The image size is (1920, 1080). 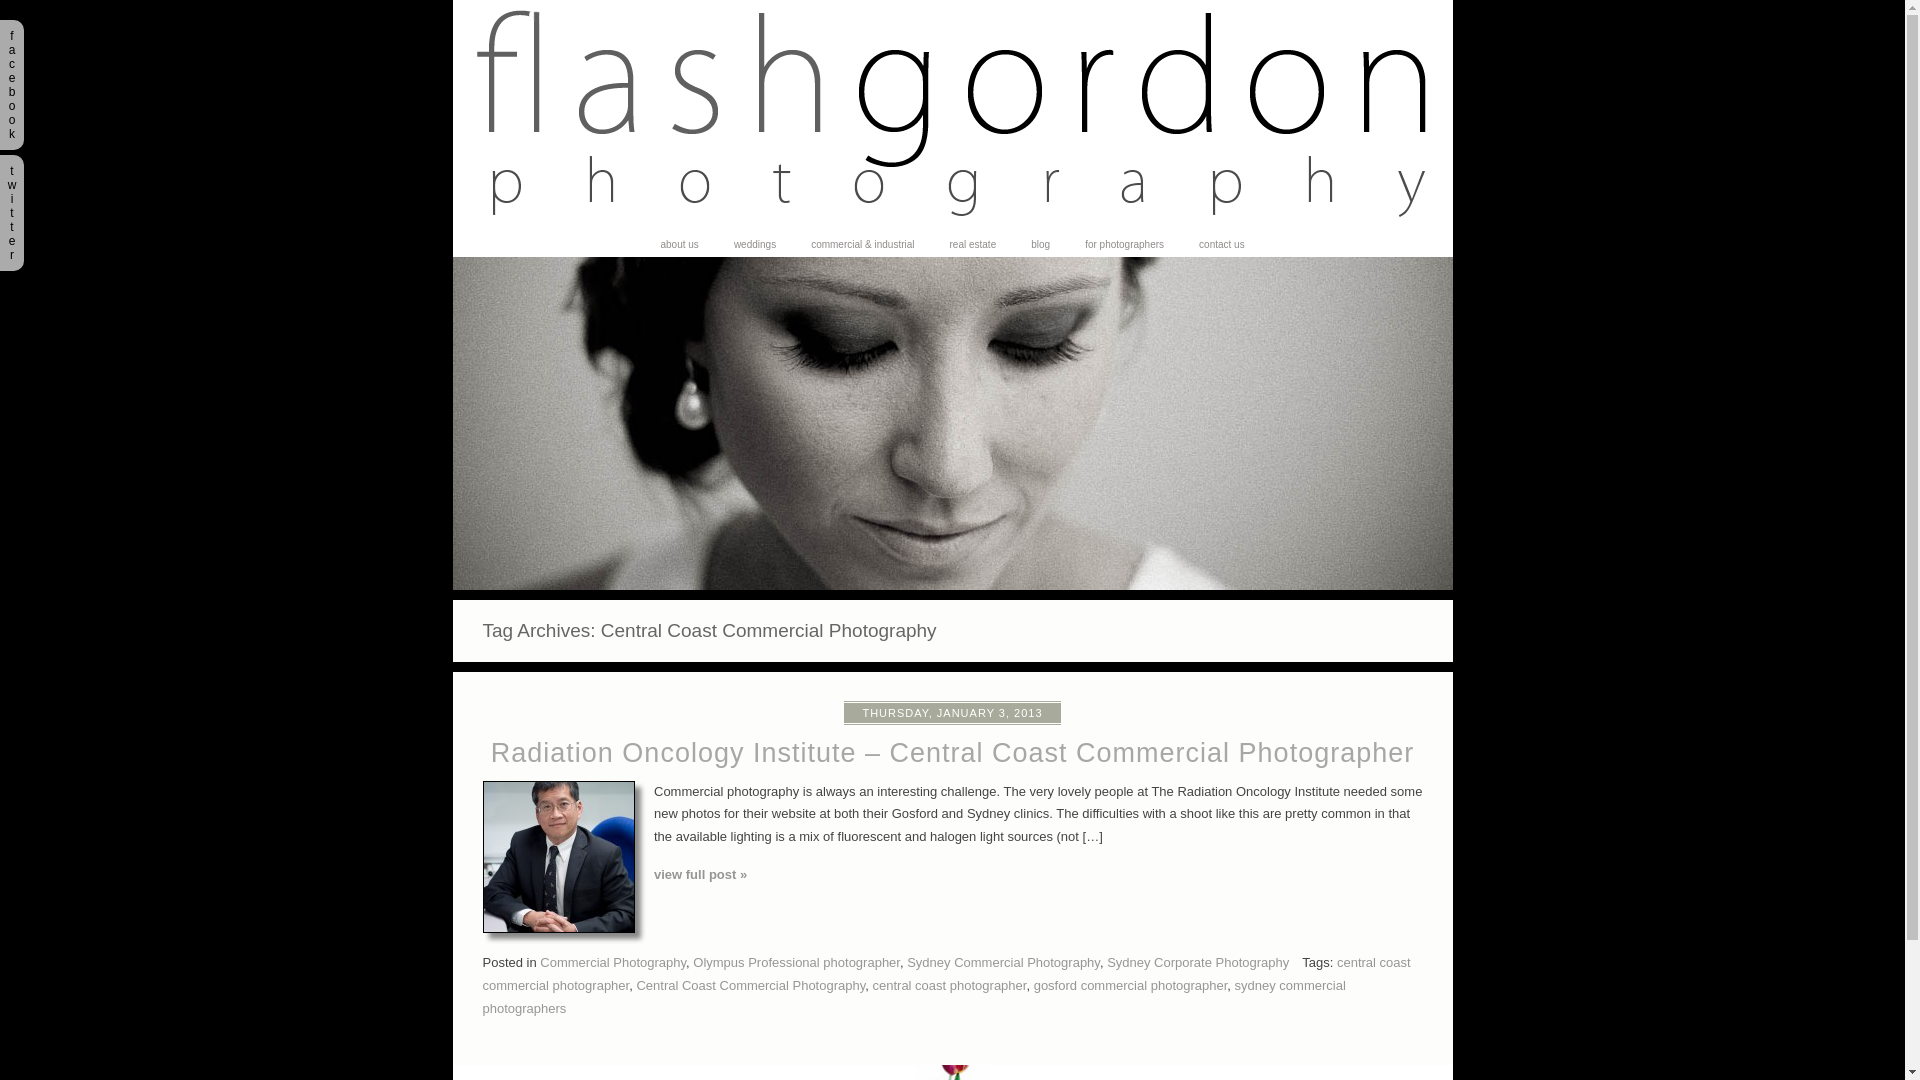 I want to click on 'about us', so click(x=678, y=244).